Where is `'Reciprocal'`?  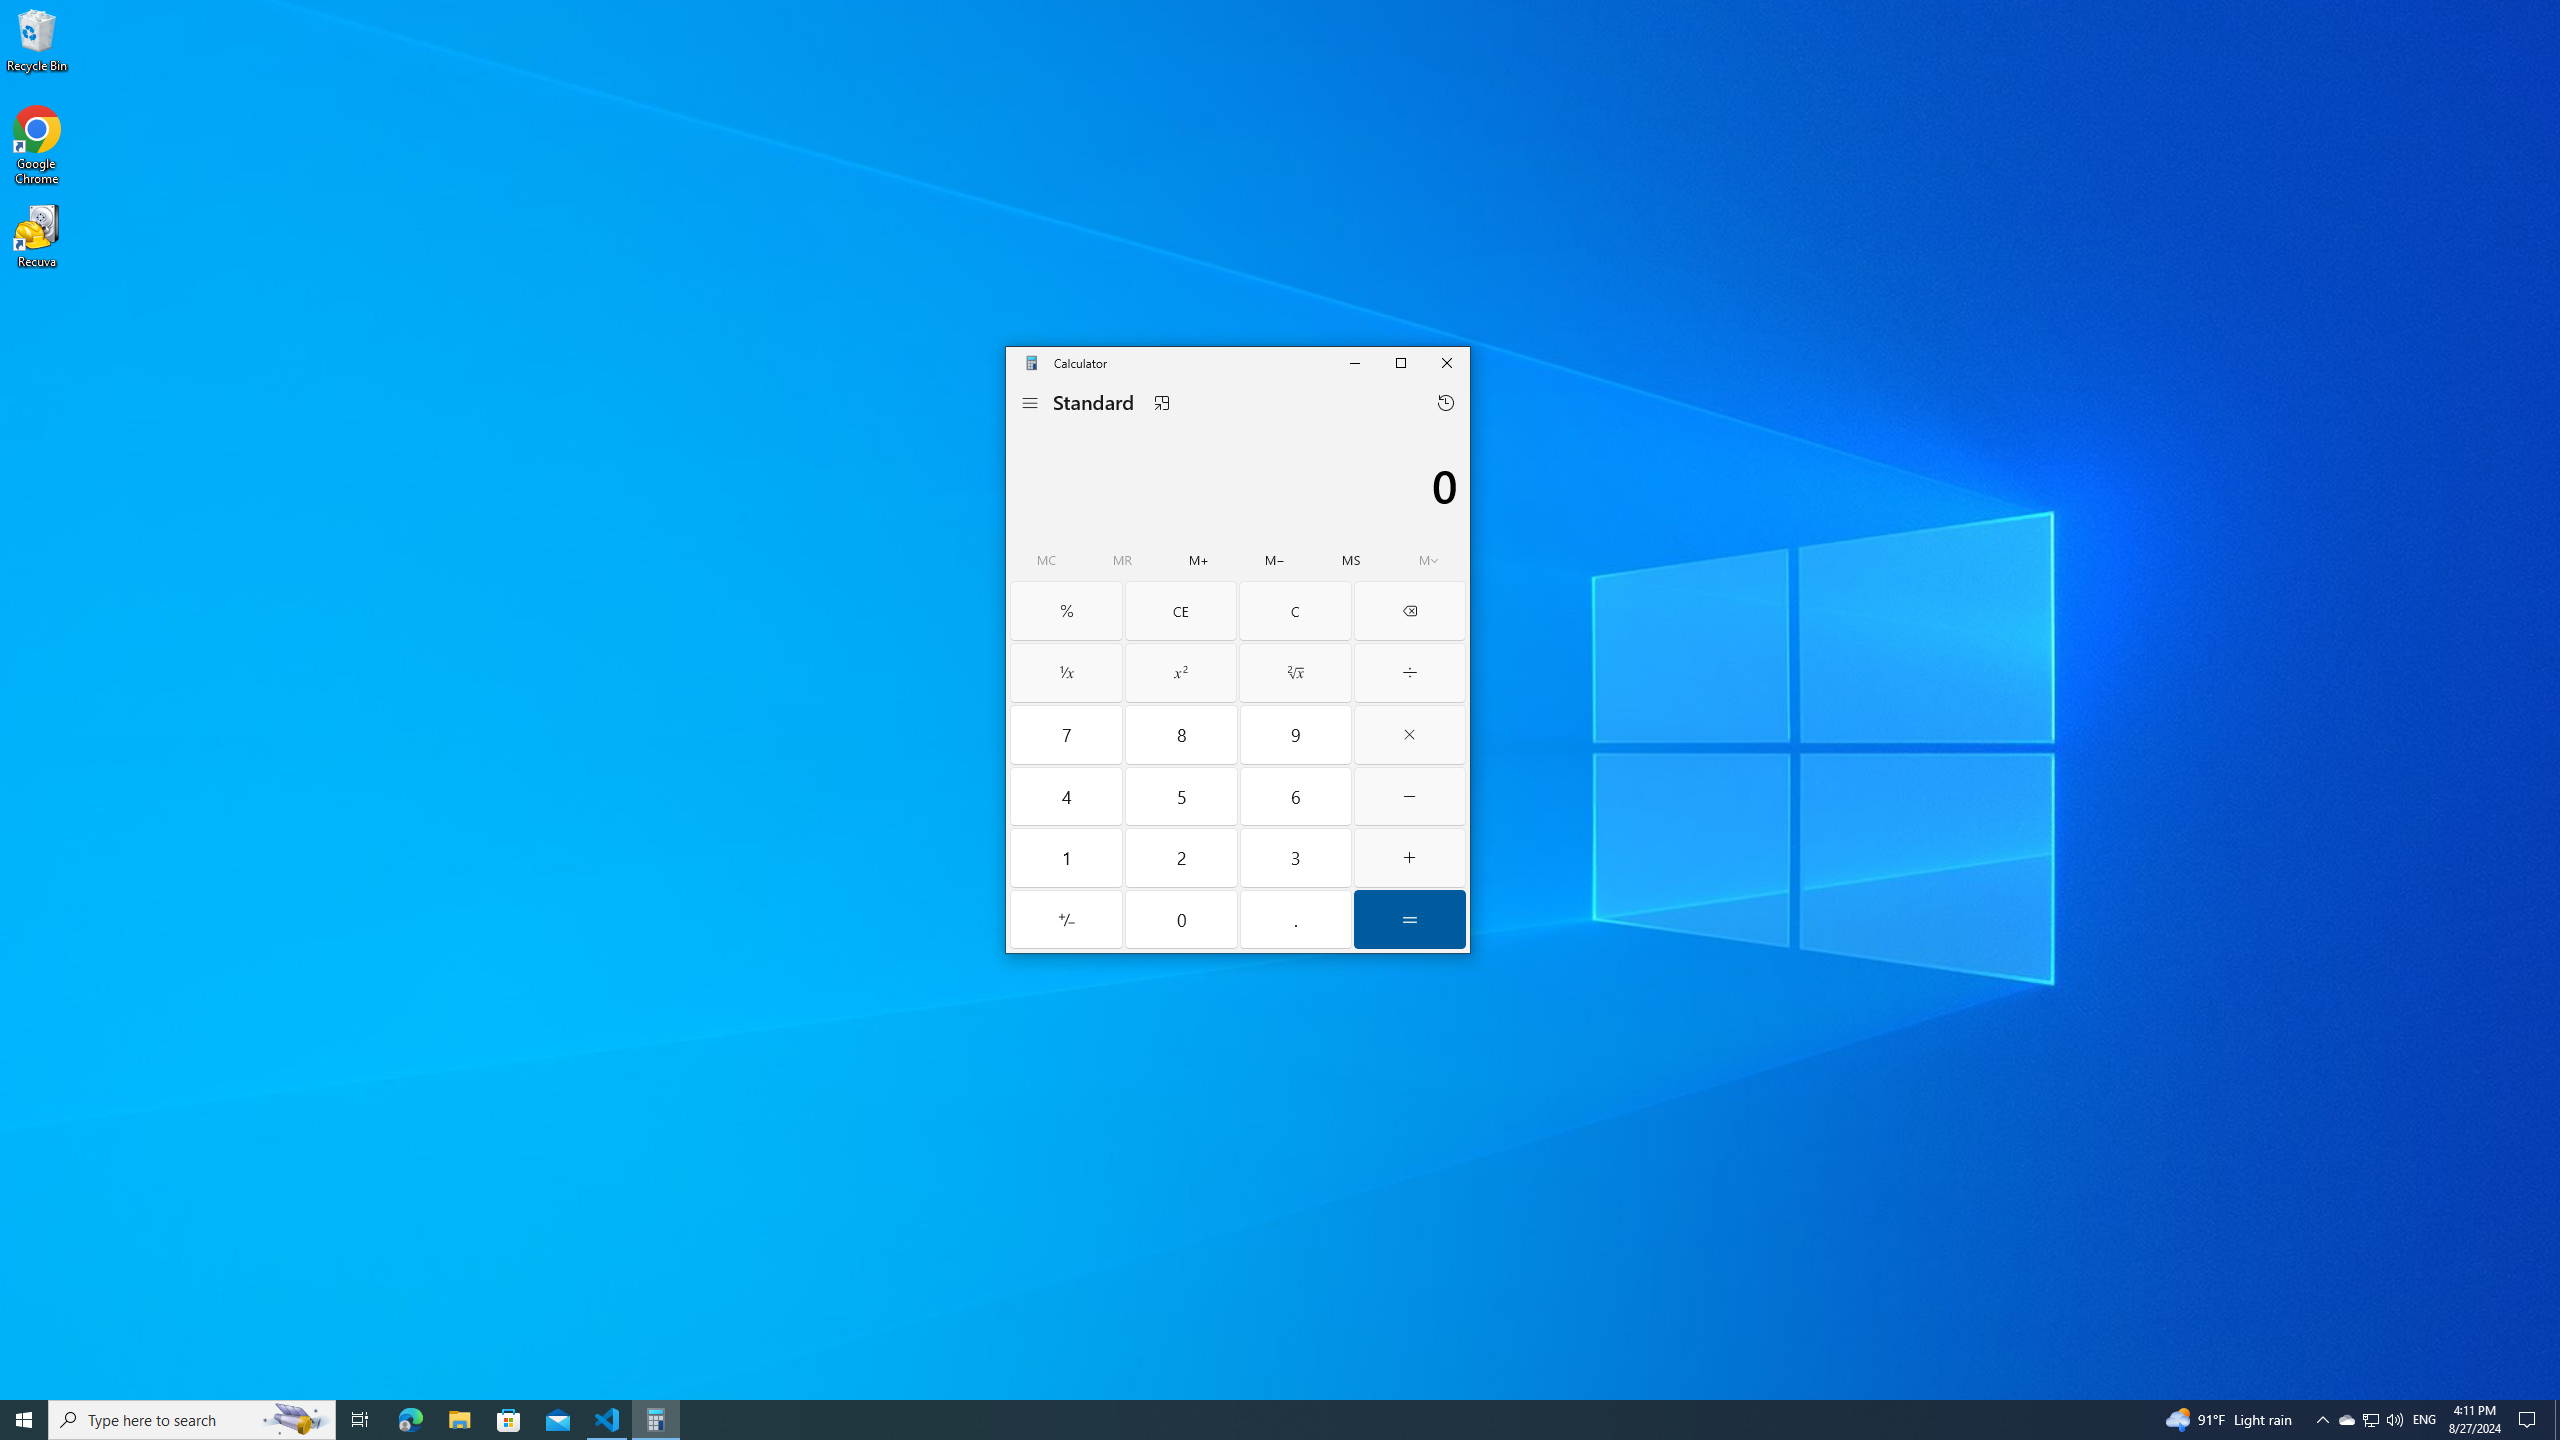 'Reciprocal' is located at coordinates (1067, 673).